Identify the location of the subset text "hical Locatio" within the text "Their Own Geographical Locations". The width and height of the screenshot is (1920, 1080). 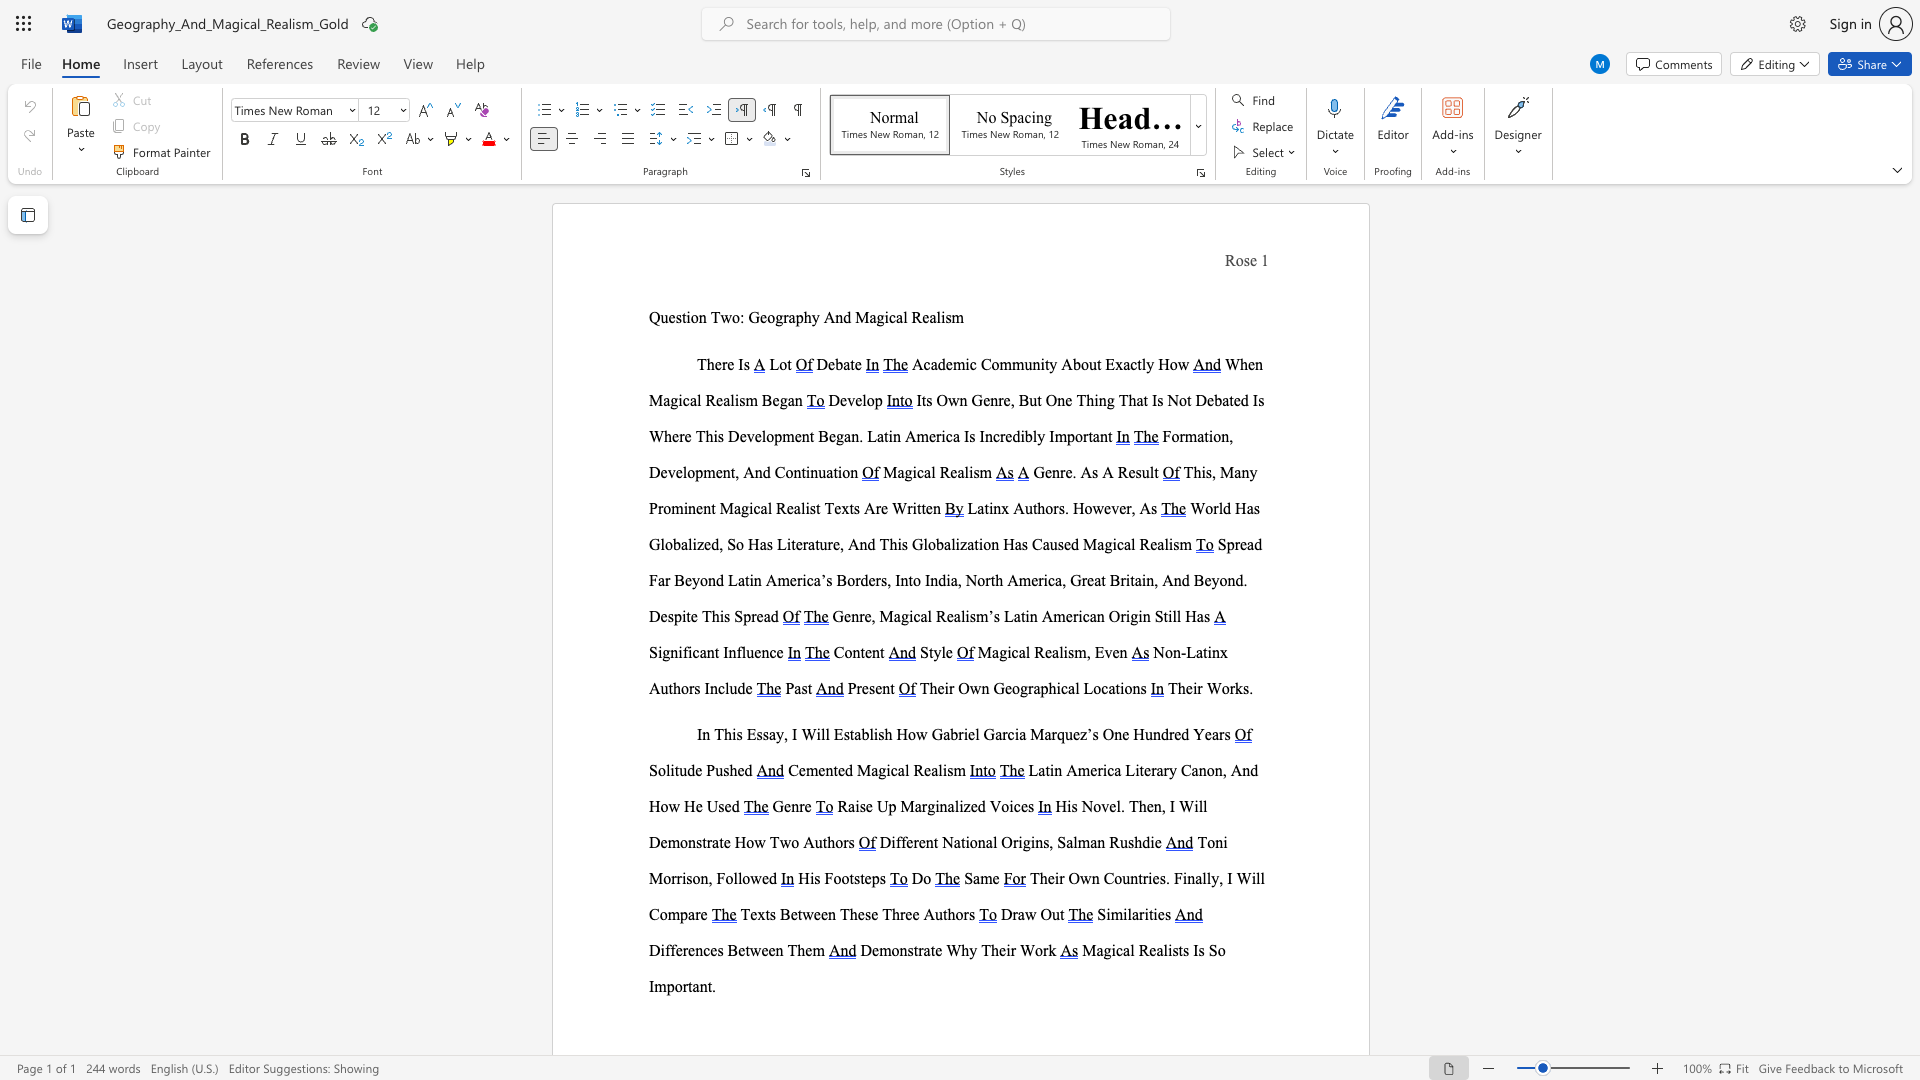
(1047, 687).